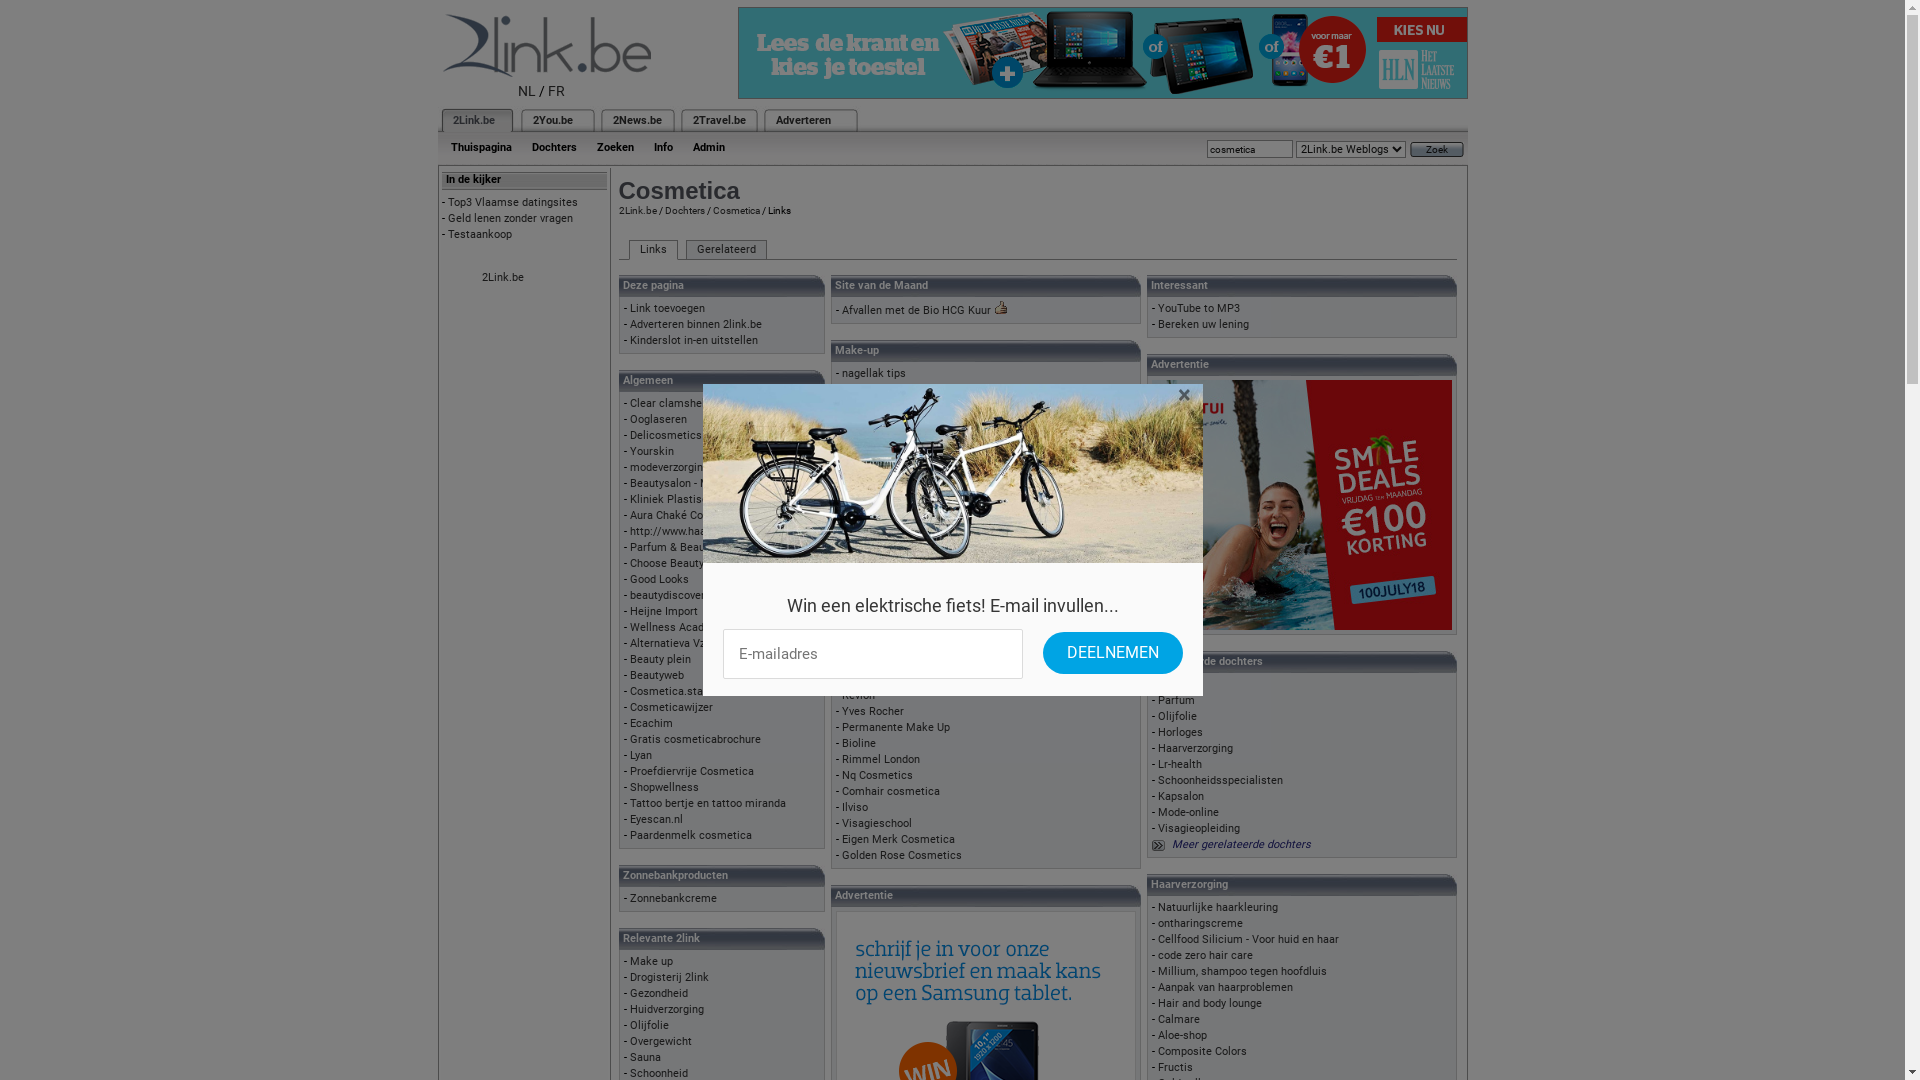  Describe the element at coordinates (859, 743) in the screenshot. I see `'Bioline'` at that location.